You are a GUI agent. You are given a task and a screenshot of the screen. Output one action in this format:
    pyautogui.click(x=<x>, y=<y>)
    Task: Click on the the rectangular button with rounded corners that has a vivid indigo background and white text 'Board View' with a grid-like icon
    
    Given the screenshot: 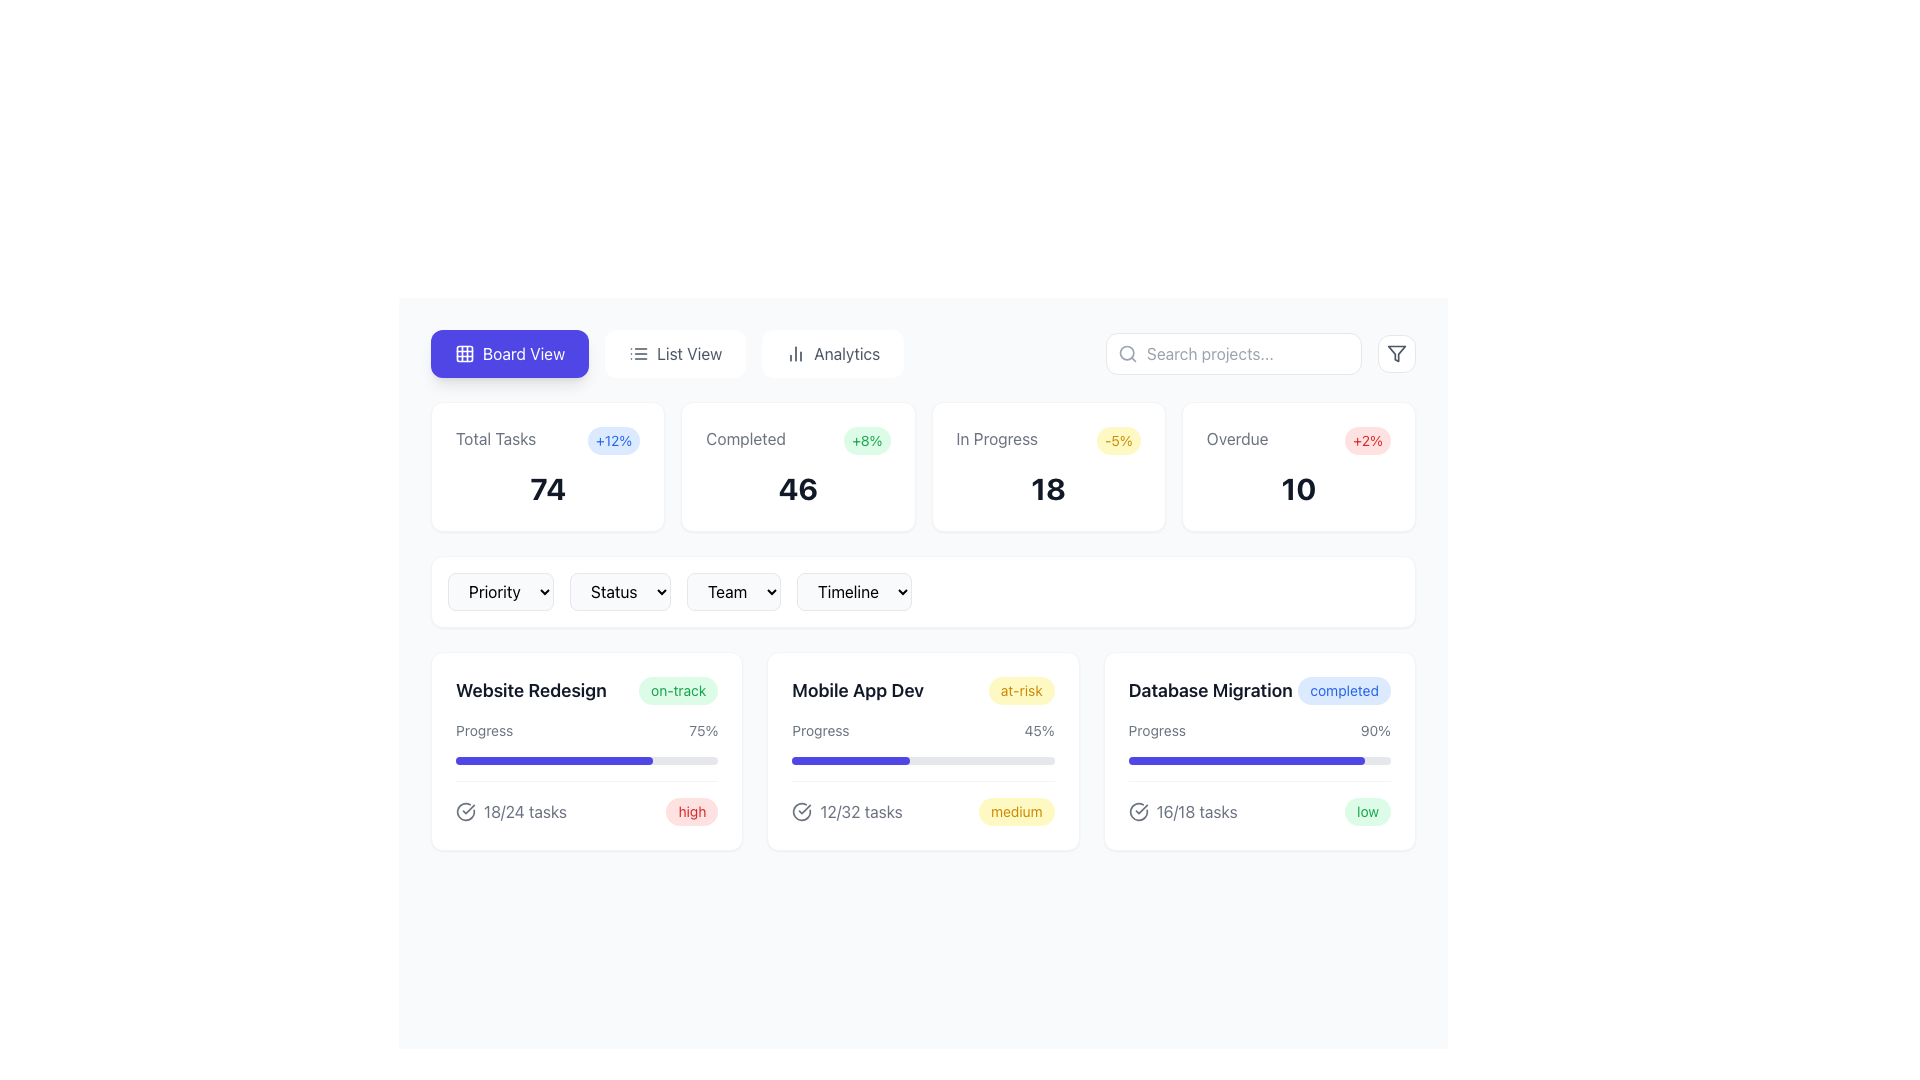 What is the action you would take?
    pyautogui.click(x=510, y=353)
    